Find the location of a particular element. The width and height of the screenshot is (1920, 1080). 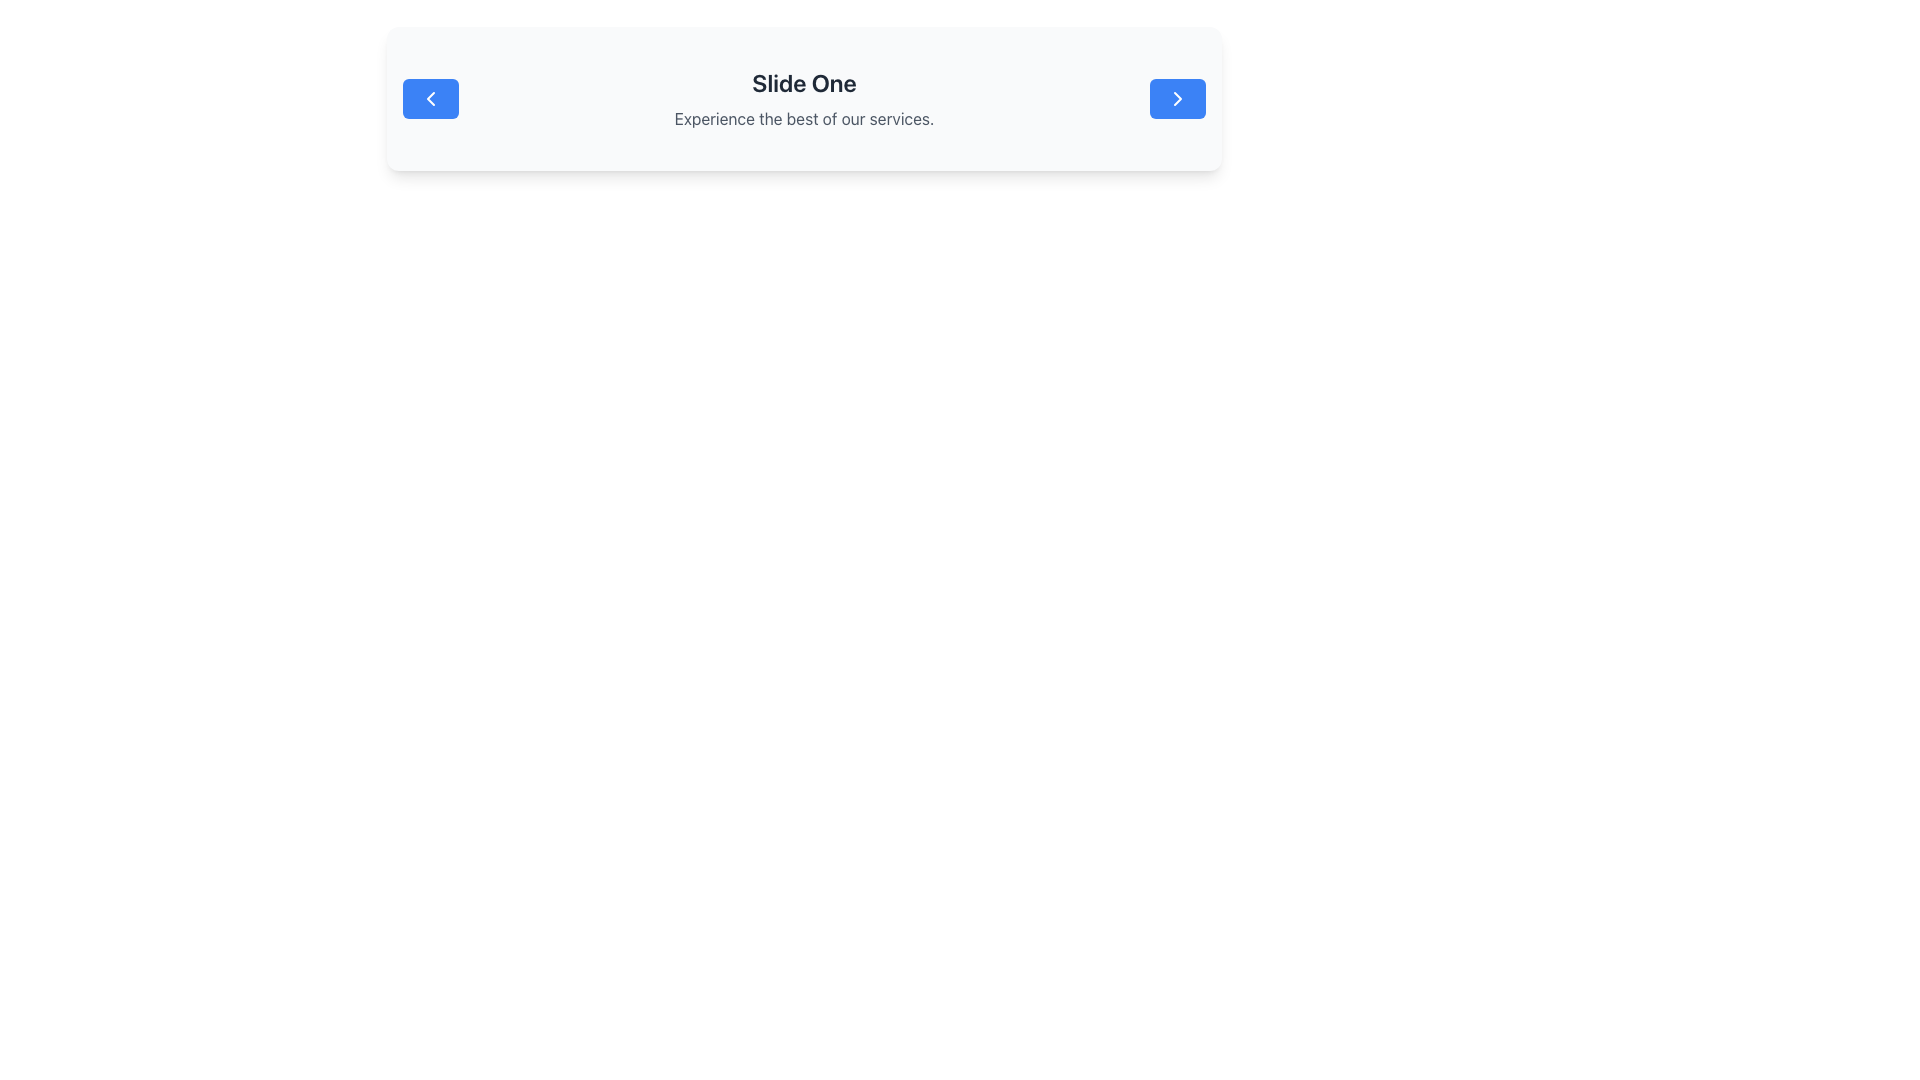

the Text Label that serves as the title or heading for the slide, located at the top-center of the layout, above the 'Experience the best of our services.' text is located at coordinates (804, 82).